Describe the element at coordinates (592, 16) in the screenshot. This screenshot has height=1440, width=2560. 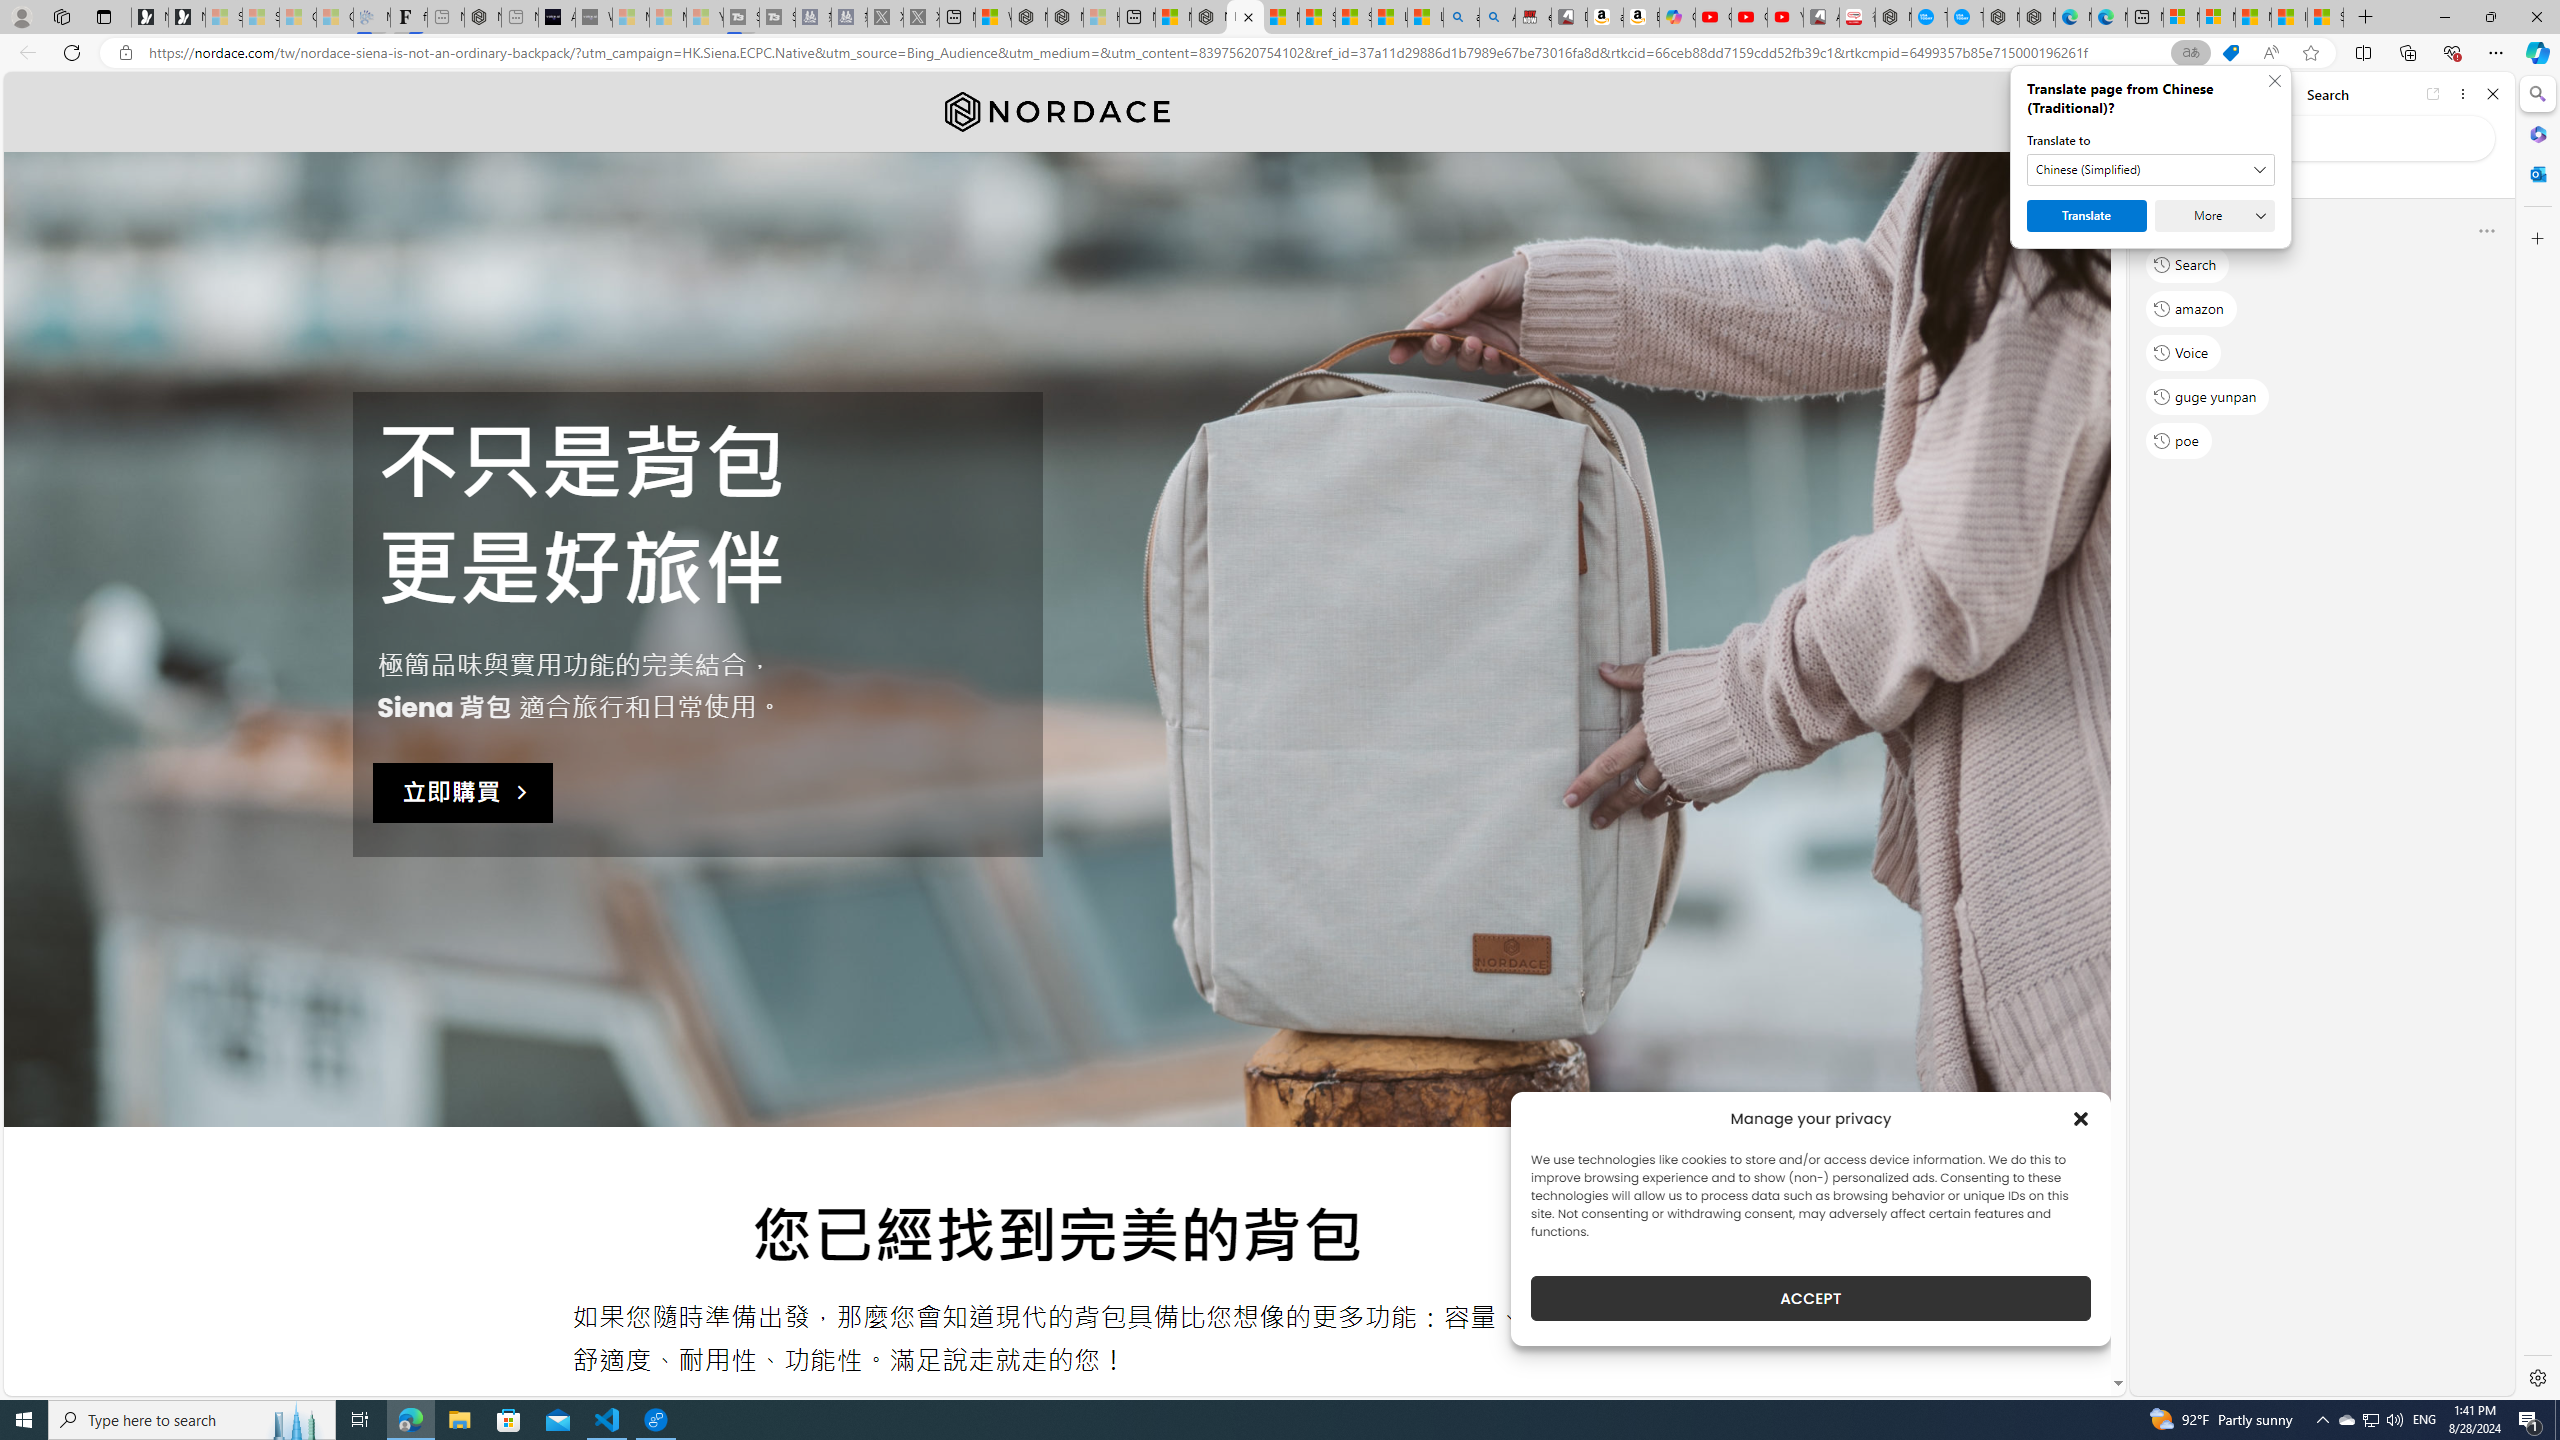
I see `'What'` at that location.